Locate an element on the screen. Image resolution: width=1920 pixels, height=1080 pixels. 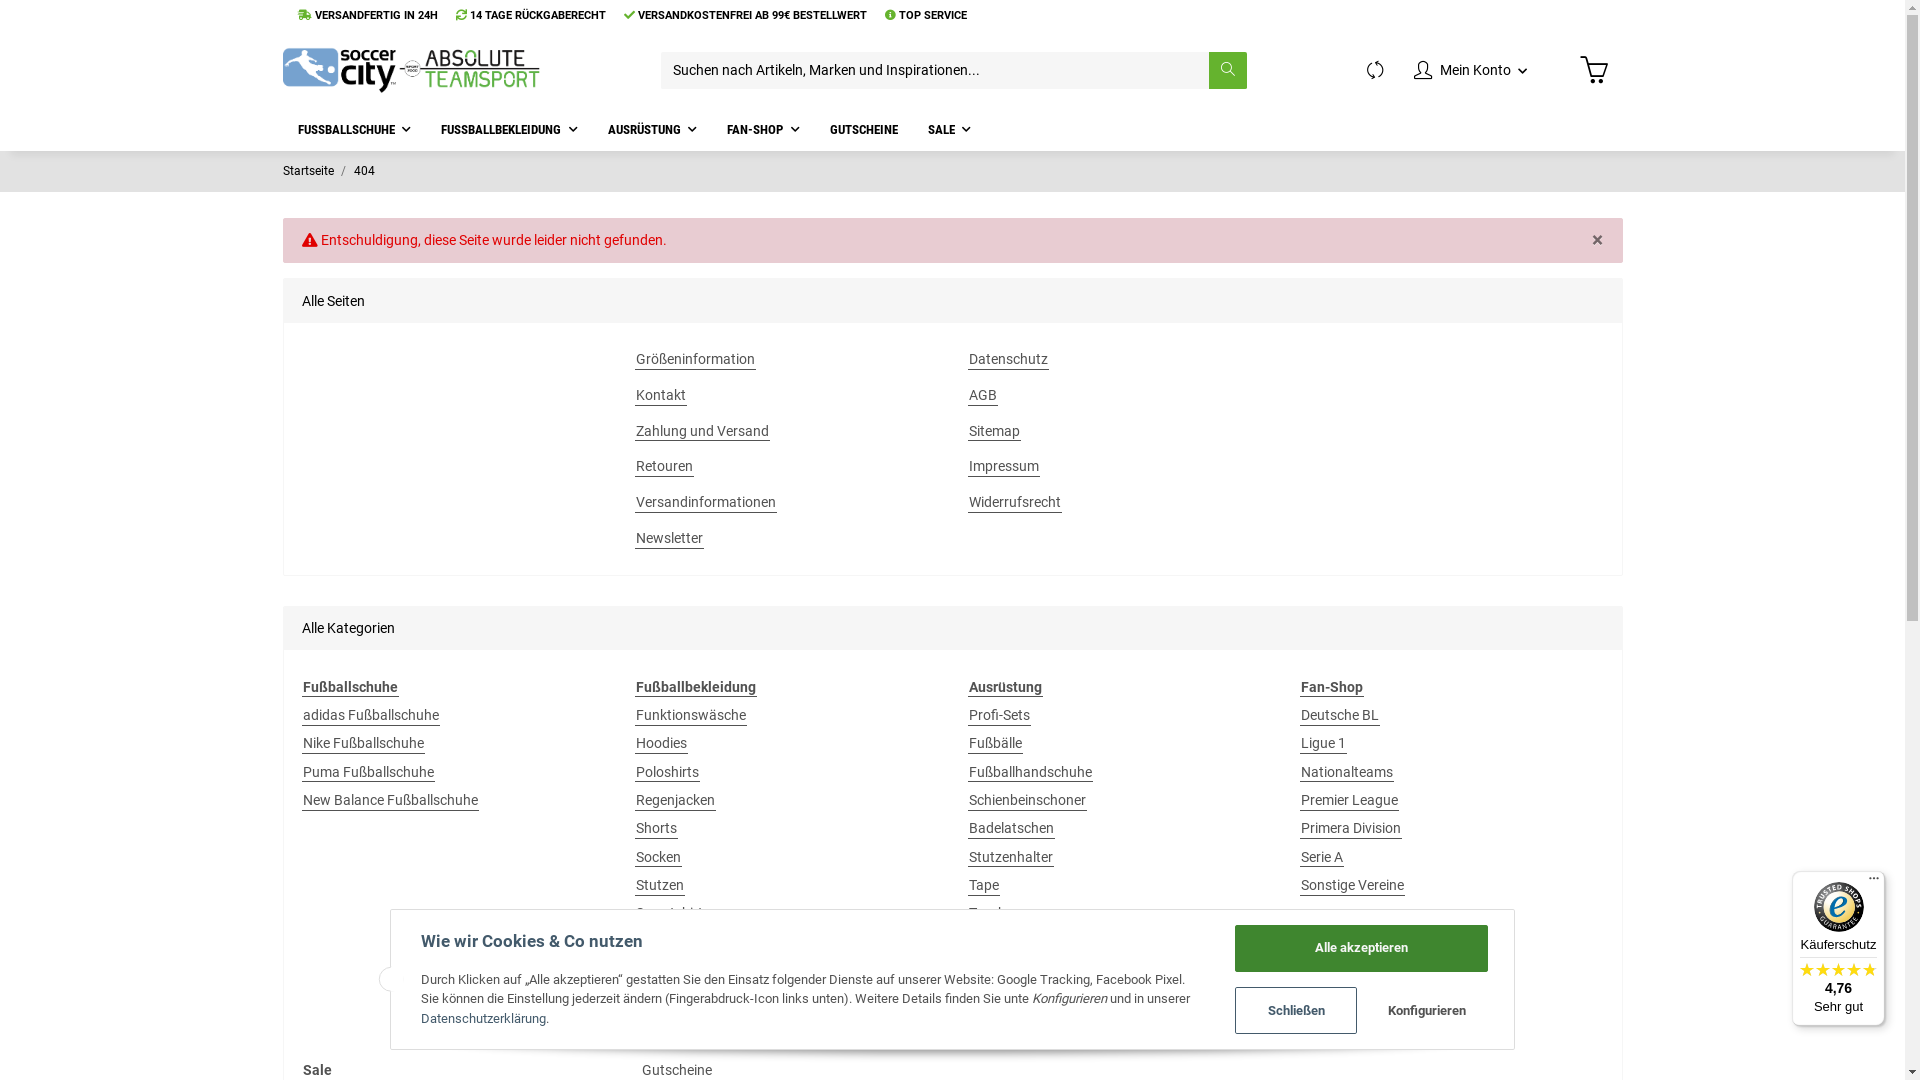
'Versandinformationen' is located at coordinates (705, 501).